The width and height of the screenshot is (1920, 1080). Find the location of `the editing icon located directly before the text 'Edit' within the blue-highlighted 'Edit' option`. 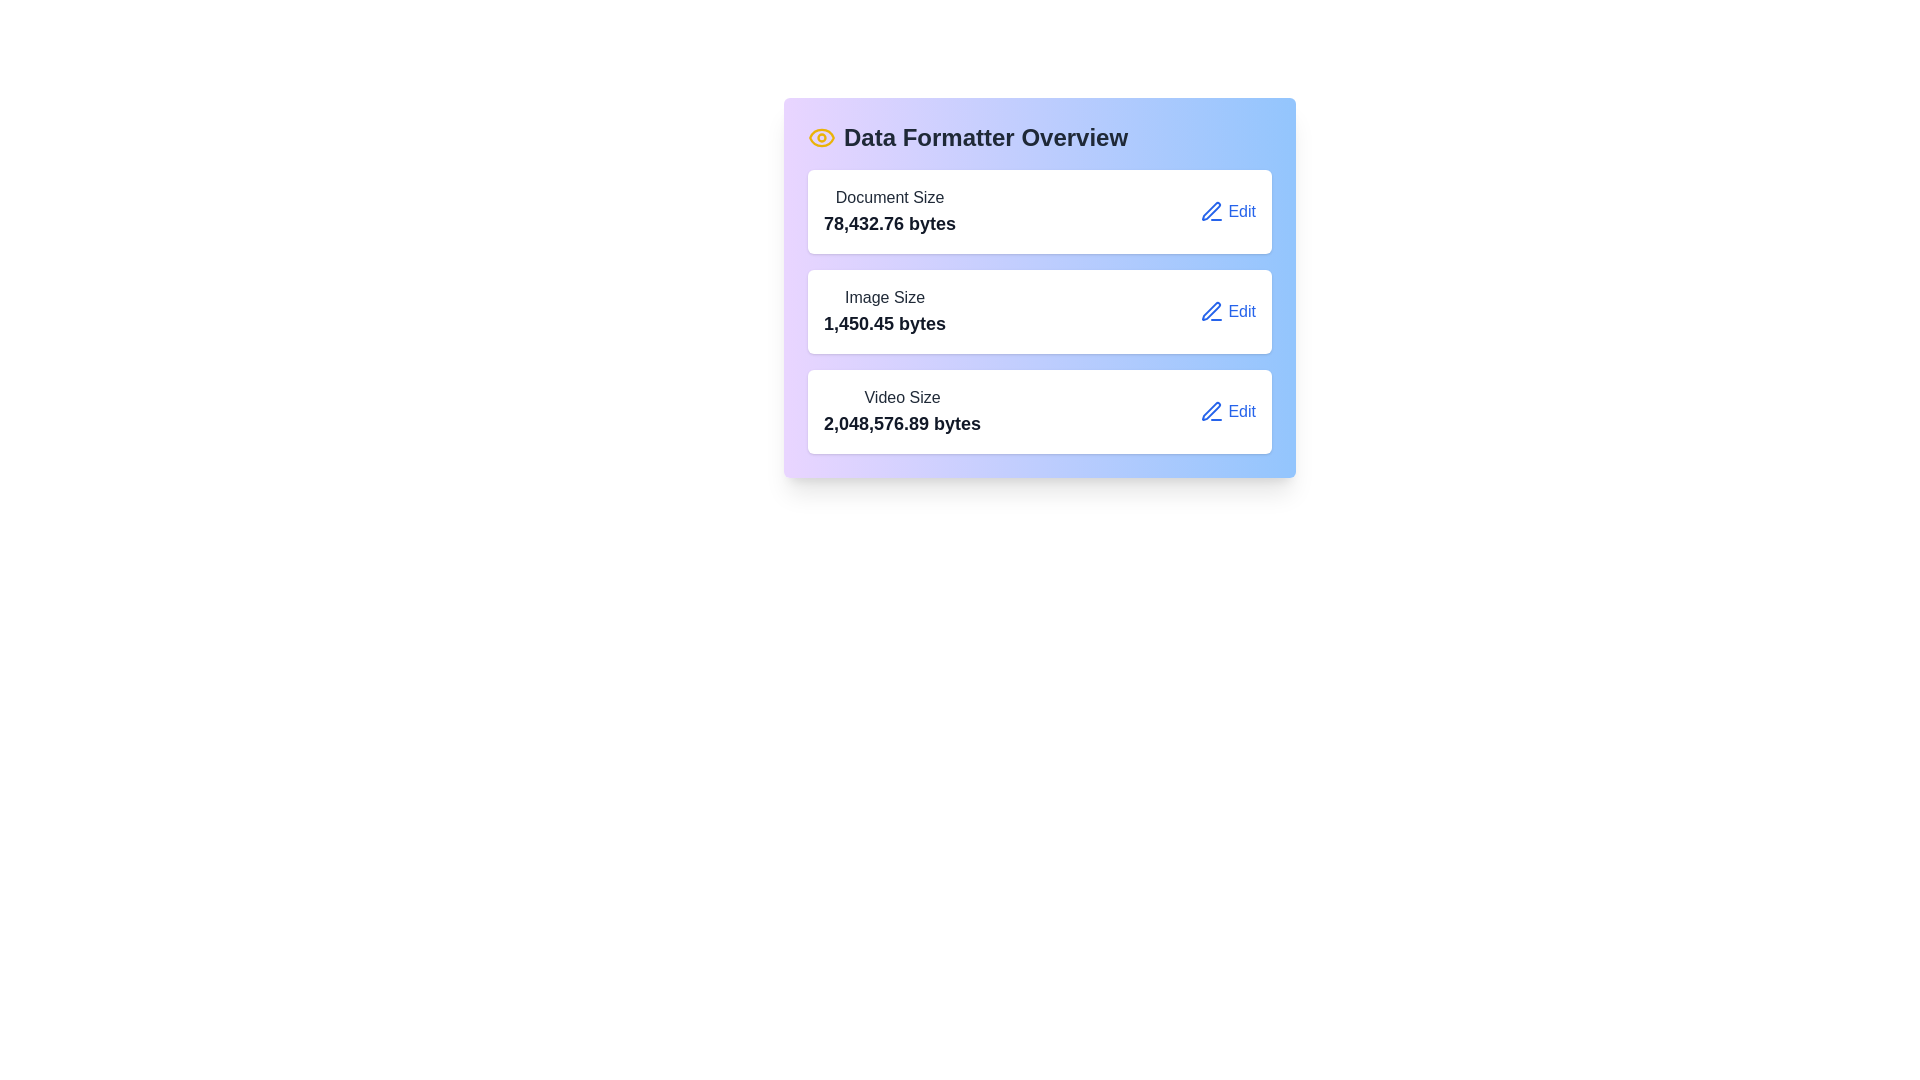

the editing icon located directly before the text 'Edit' within the blue-highlighted 'Edit' option is located at coordinates (1211, 411).